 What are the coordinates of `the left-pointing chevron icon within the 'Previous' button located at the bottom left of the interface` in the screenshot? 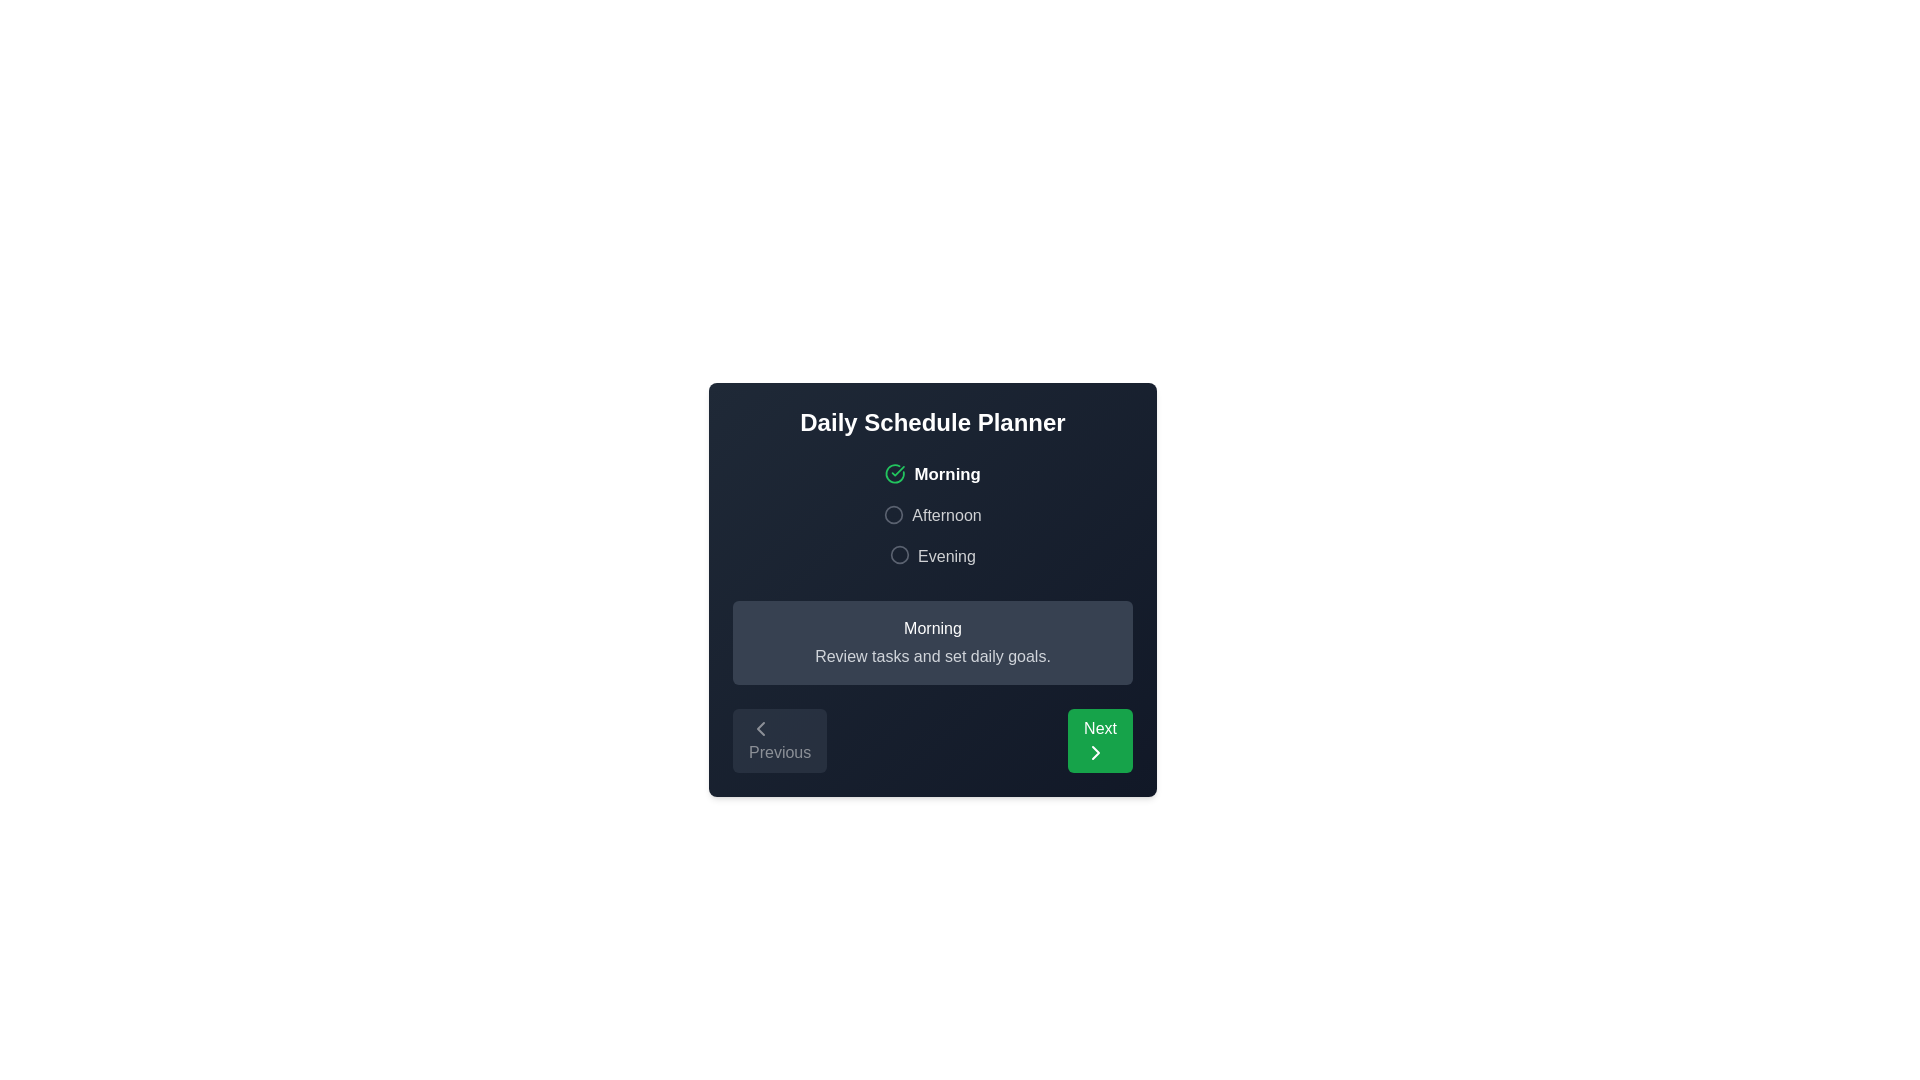 It's located at (760, 729).